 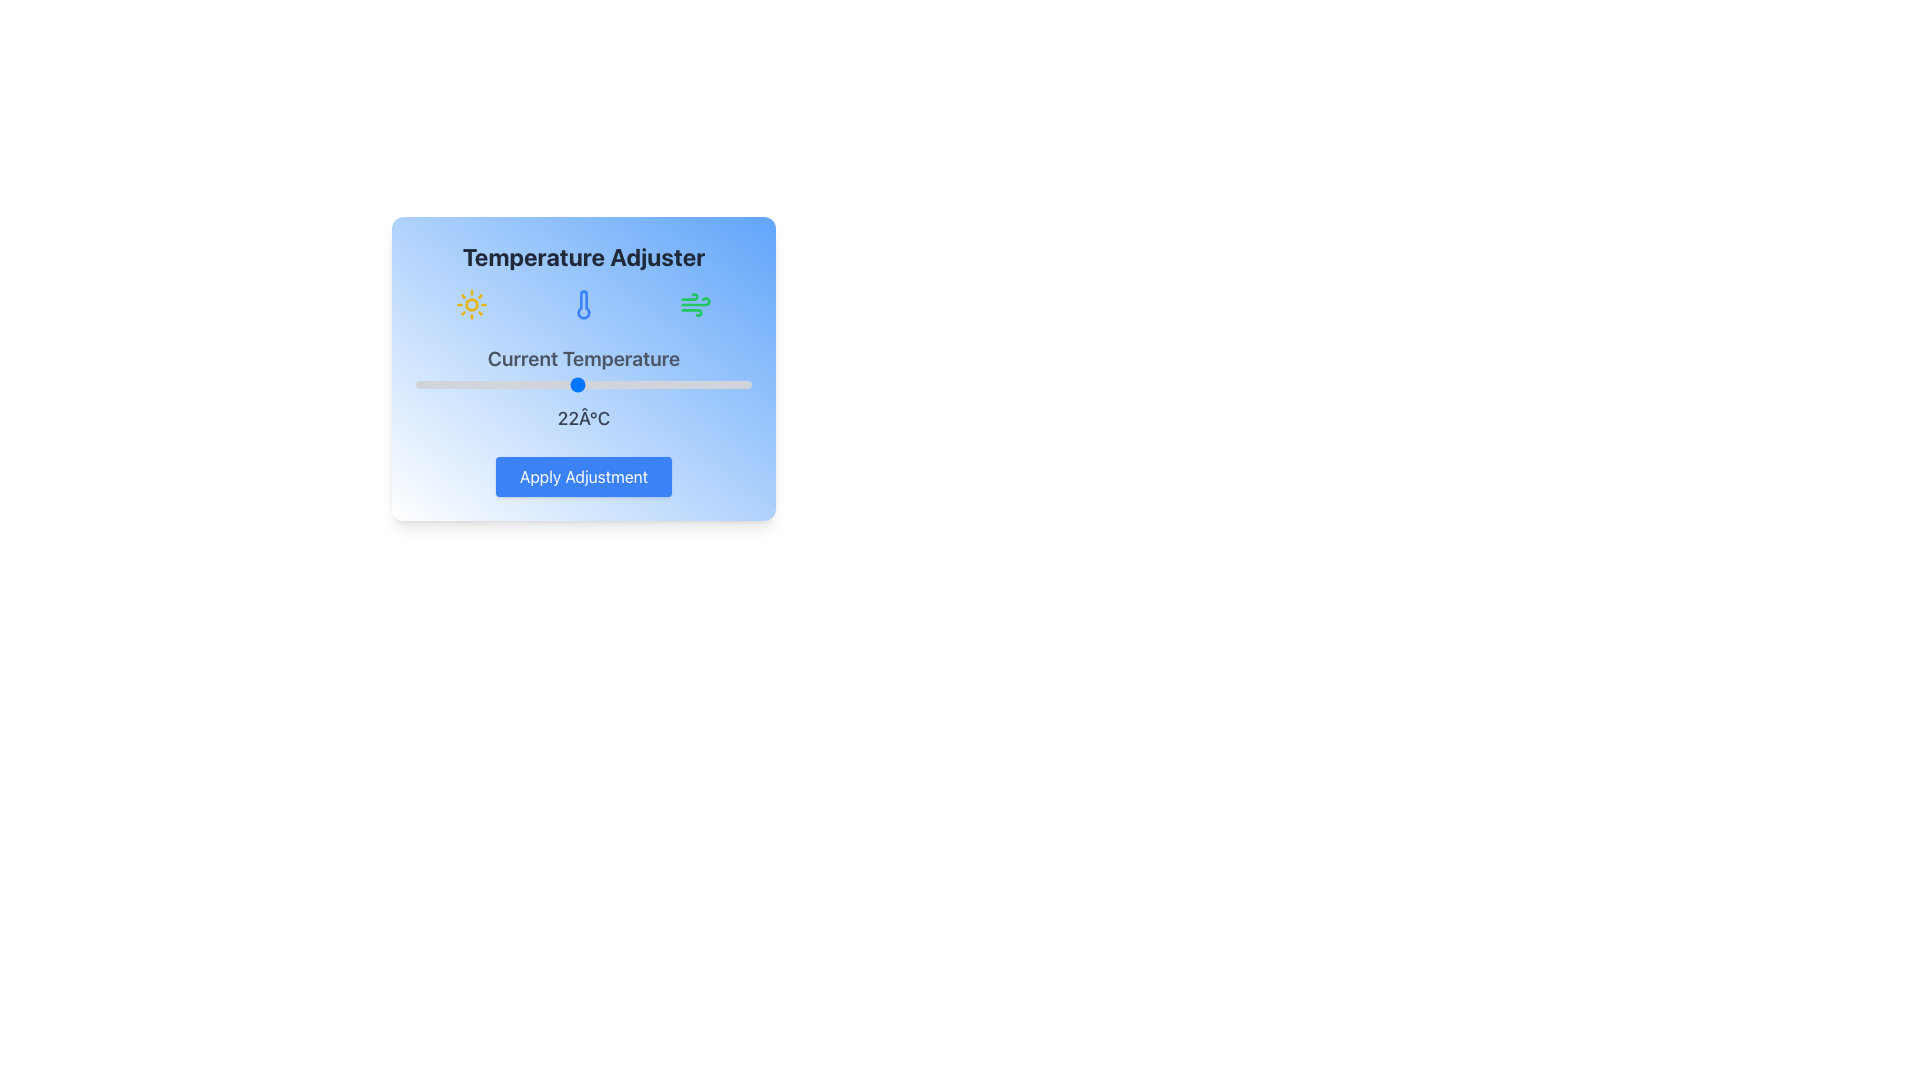 What do you see at coordinates (696, 304) in the screenshot?
I see `the green wind icon located on the right end of the row of icons, which includes a sun icon to the left and a thermometer icon in the middle` at bounding box center [696, 304].